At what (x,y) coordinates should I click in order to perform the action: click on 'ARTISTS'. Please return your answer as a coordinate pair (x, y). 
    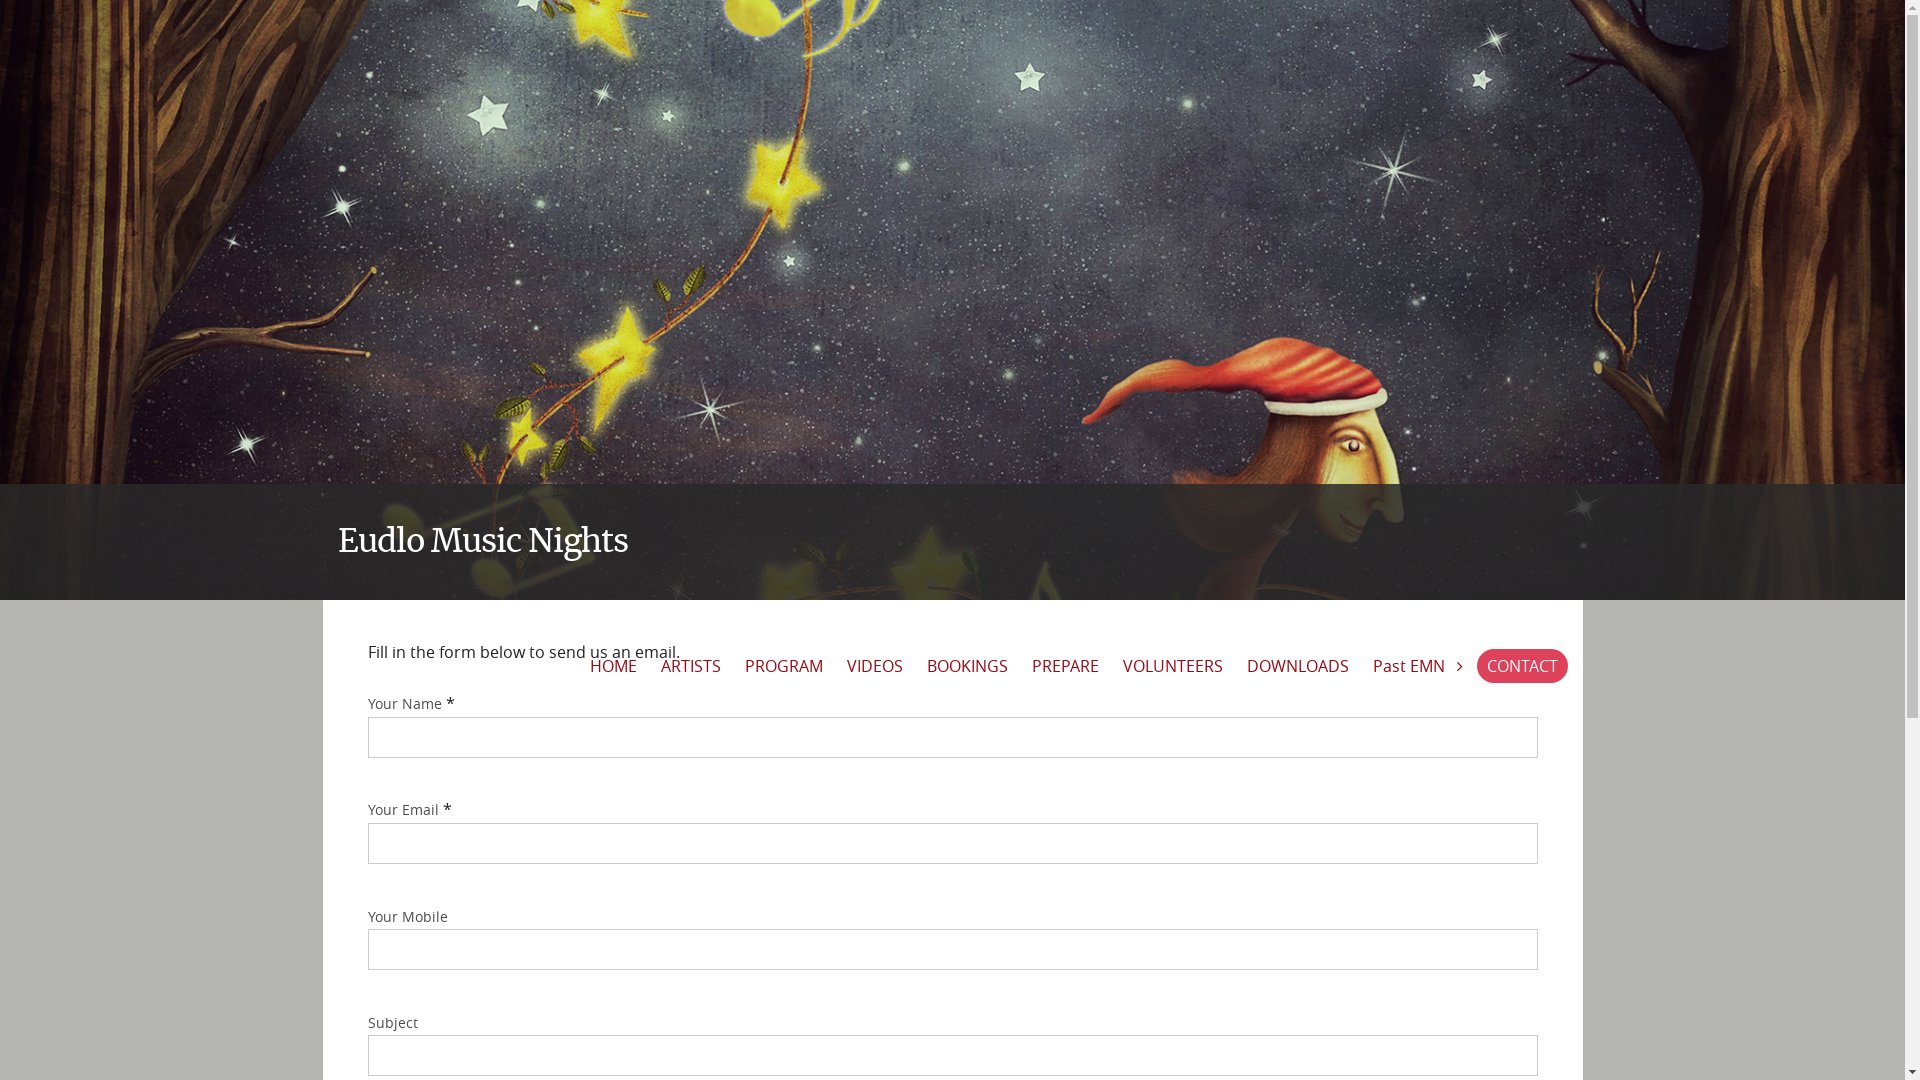
    Looking at the image, I should click on (690, 666).